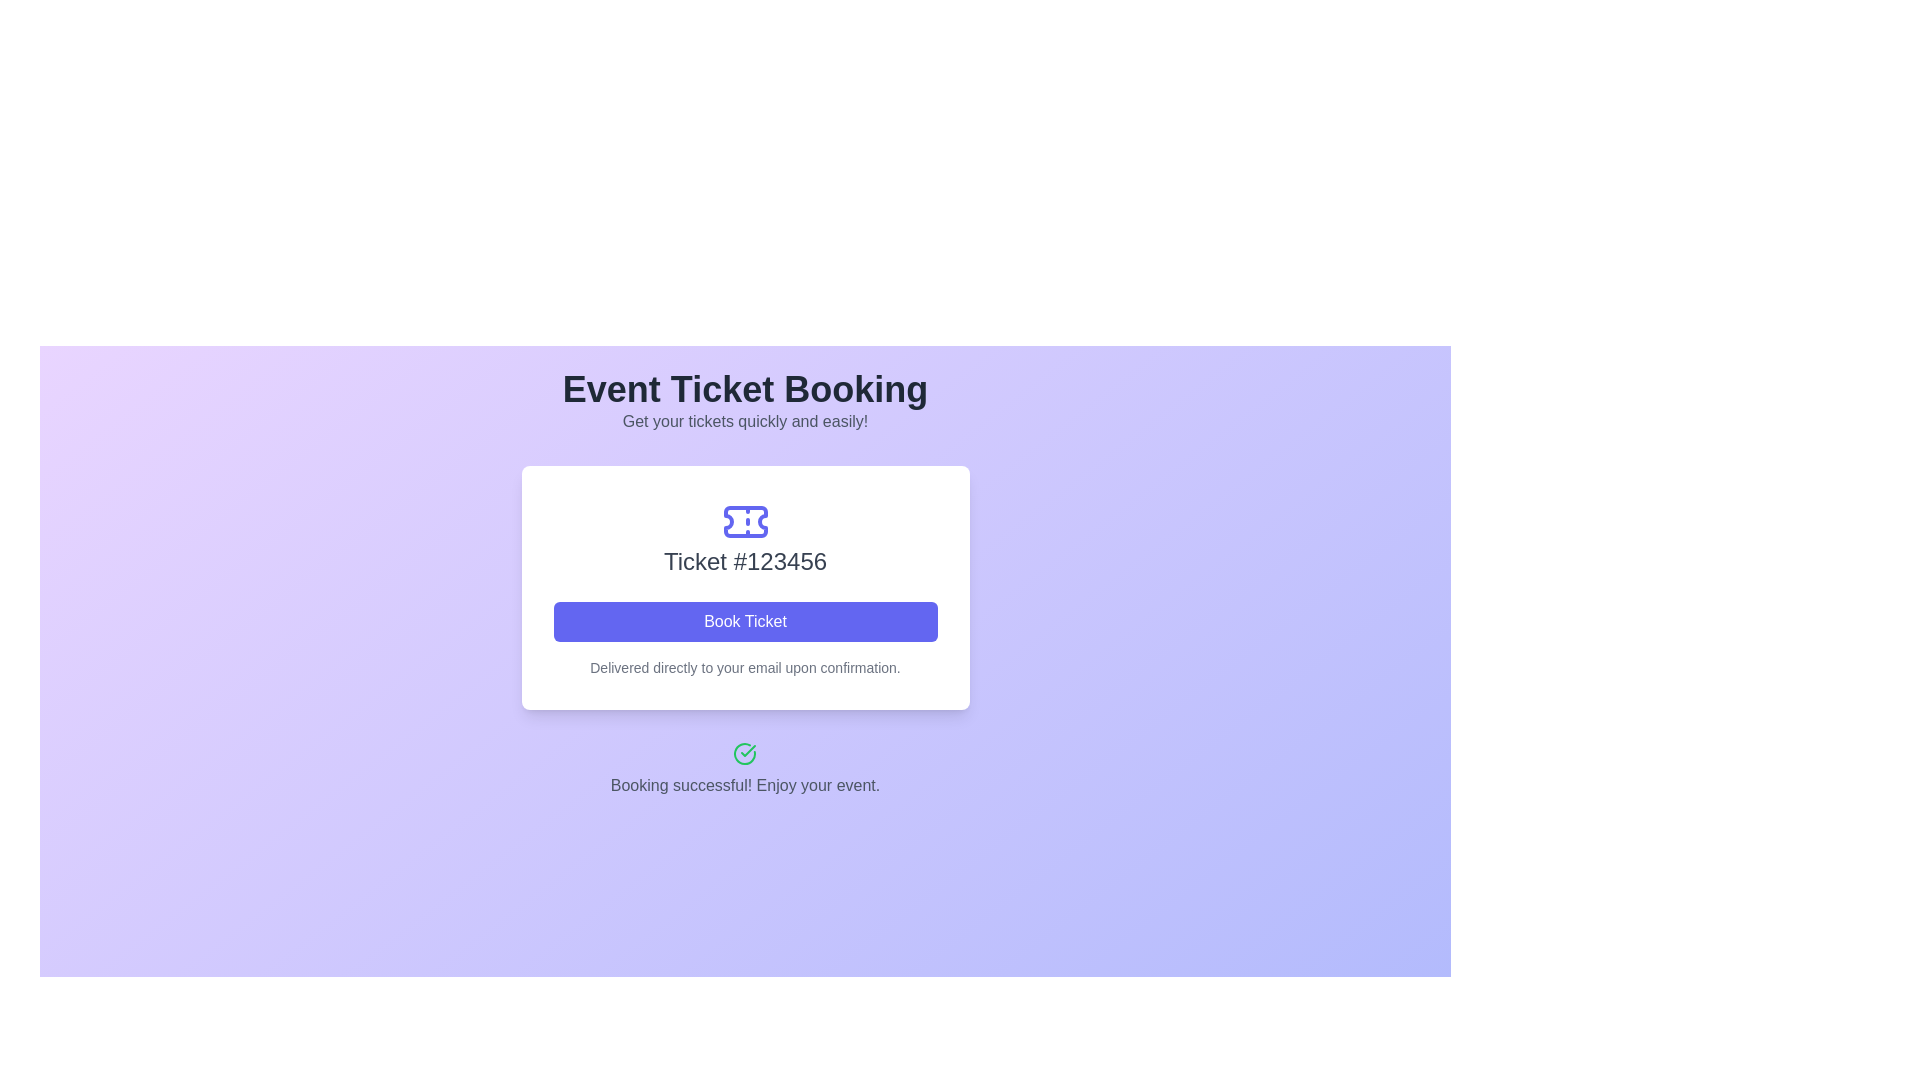 This screenshot has width=1920, height=1080. What do you see at coordinates (744, 753) in the screenshot?
I see `the success confirmation icon located above the text 'Booking successful! Enjoy your event.'` at bounding box center [744, 753].